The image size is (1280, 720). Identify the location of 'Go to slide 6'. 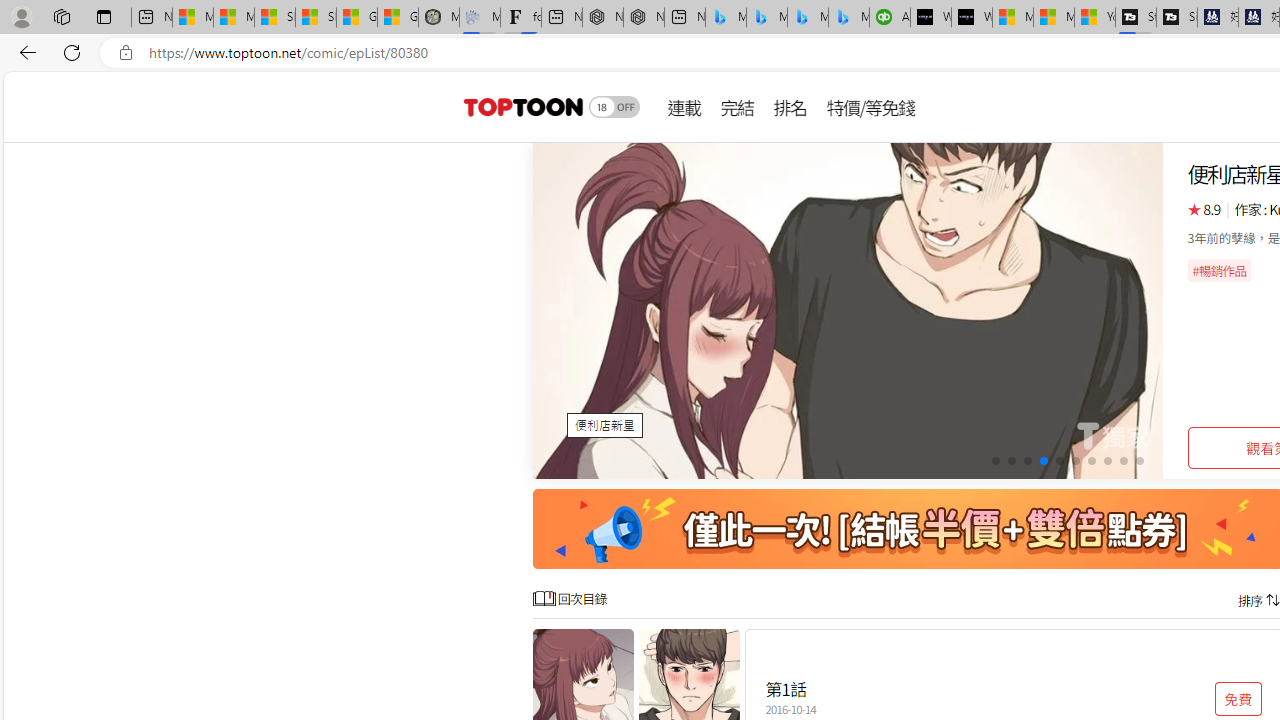
(1074, 461).